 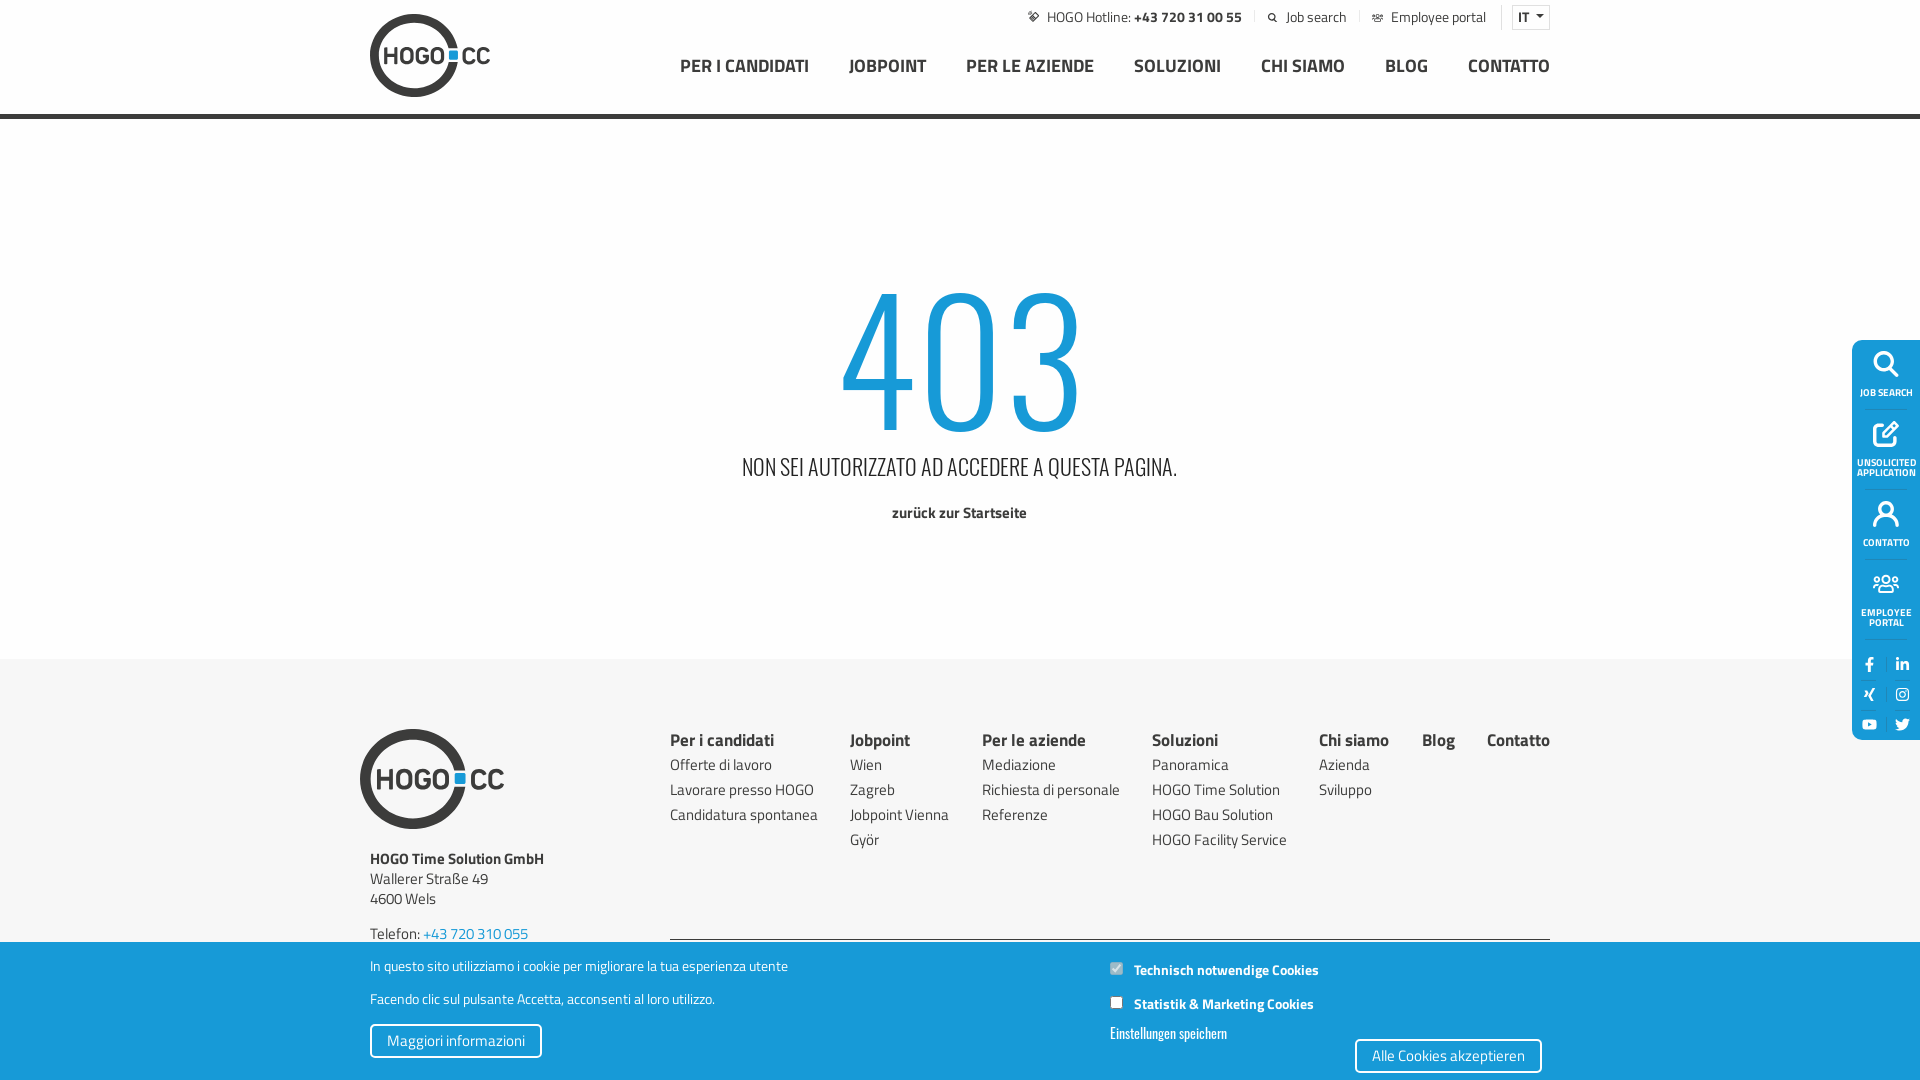 I want to click on 'LinkedIn', so click(x=1901, y=664).